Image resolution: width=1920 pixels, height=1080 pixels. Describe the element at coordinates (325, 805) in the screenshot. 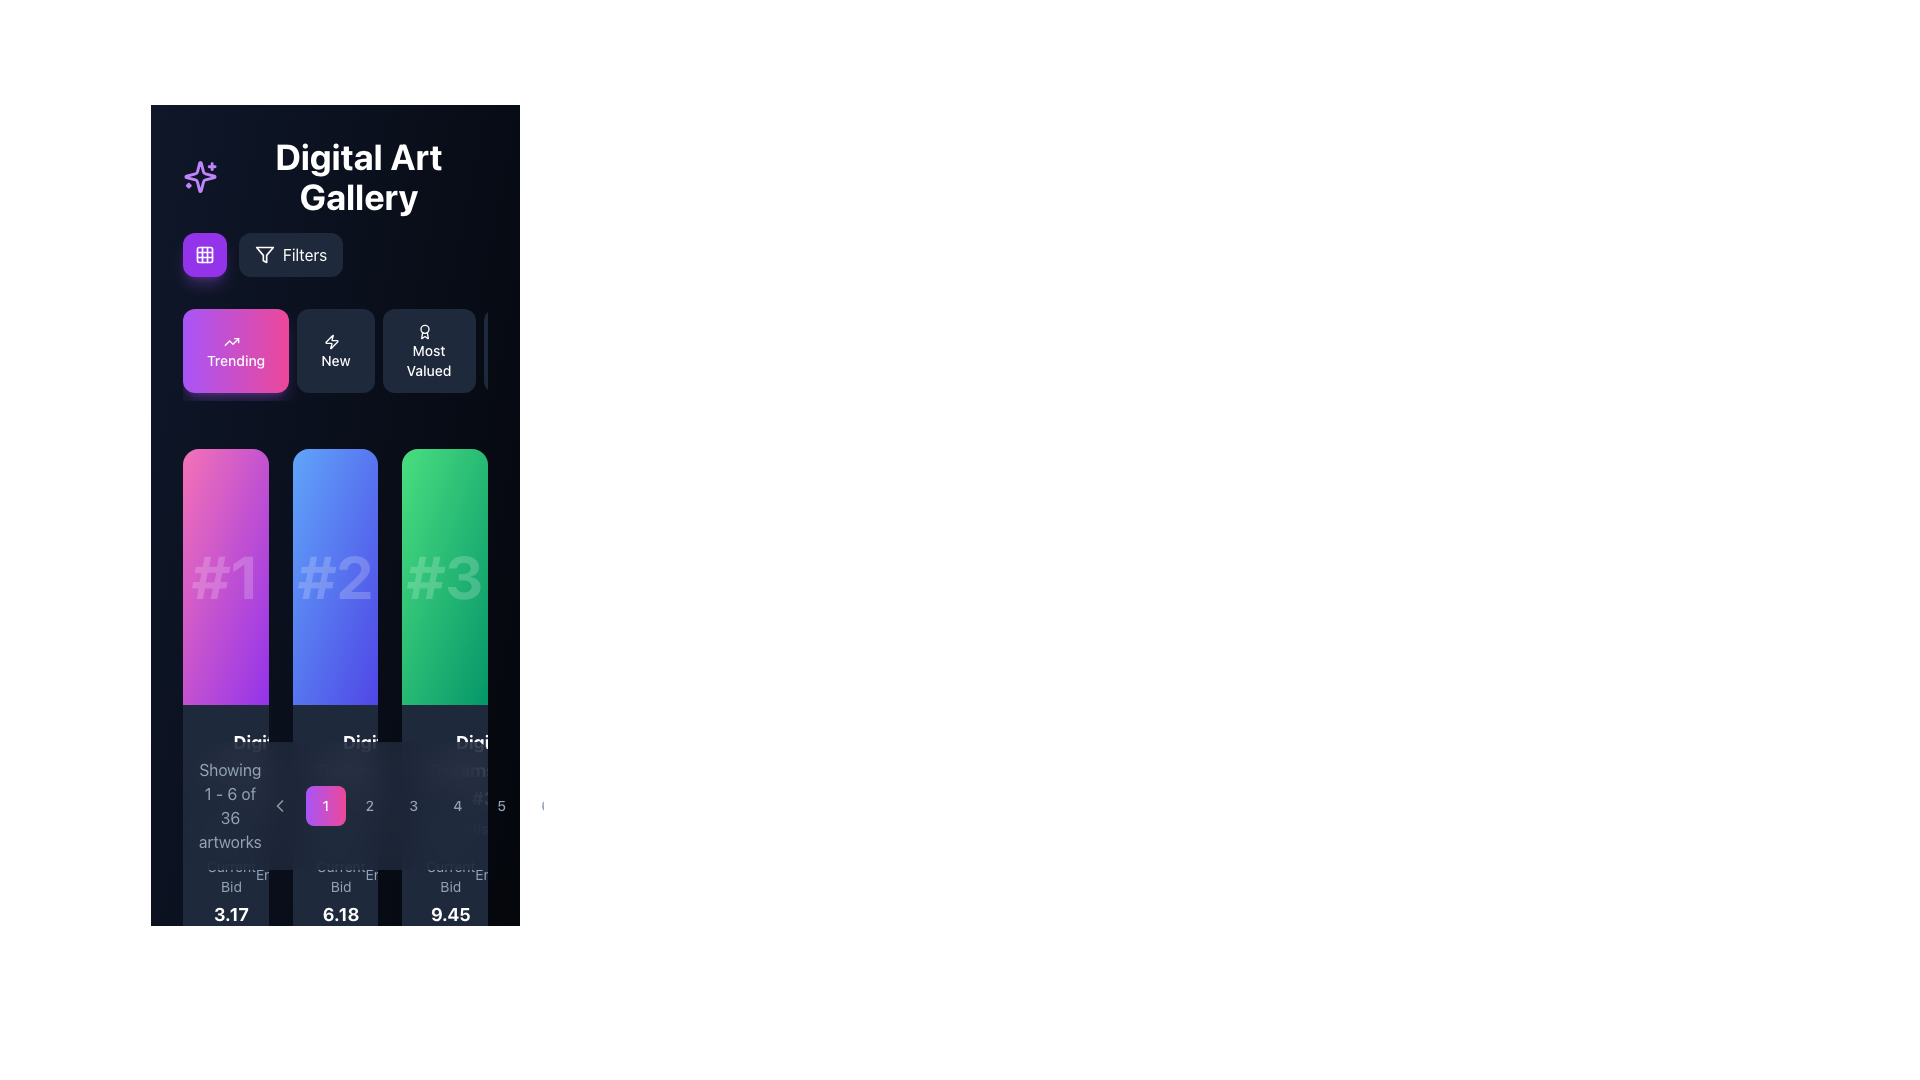

I see `the square button with a gradient background transitioning from purple to pink, displaying the number '1' in white` at that location.